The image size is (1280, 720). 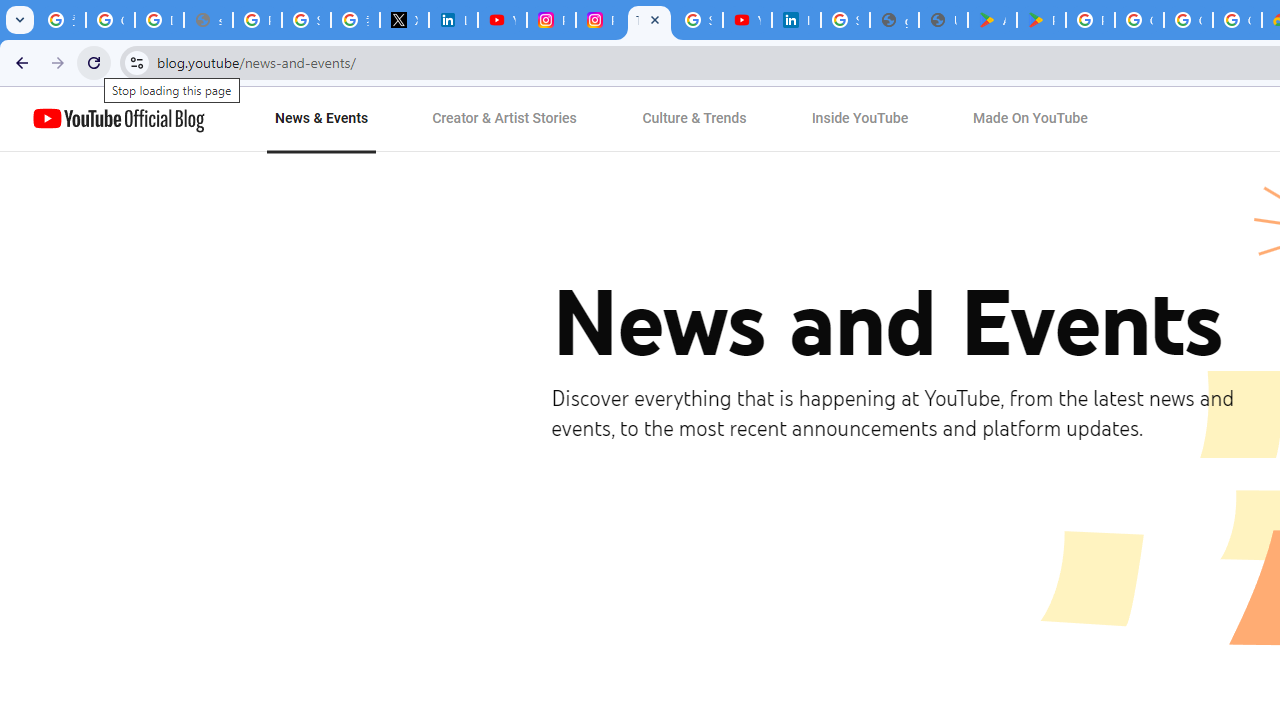 What do you see at coordinates (118, 119) in the screenshot?
I see `'YouTube Official Blog logo'` at bounding box center [118, 119].